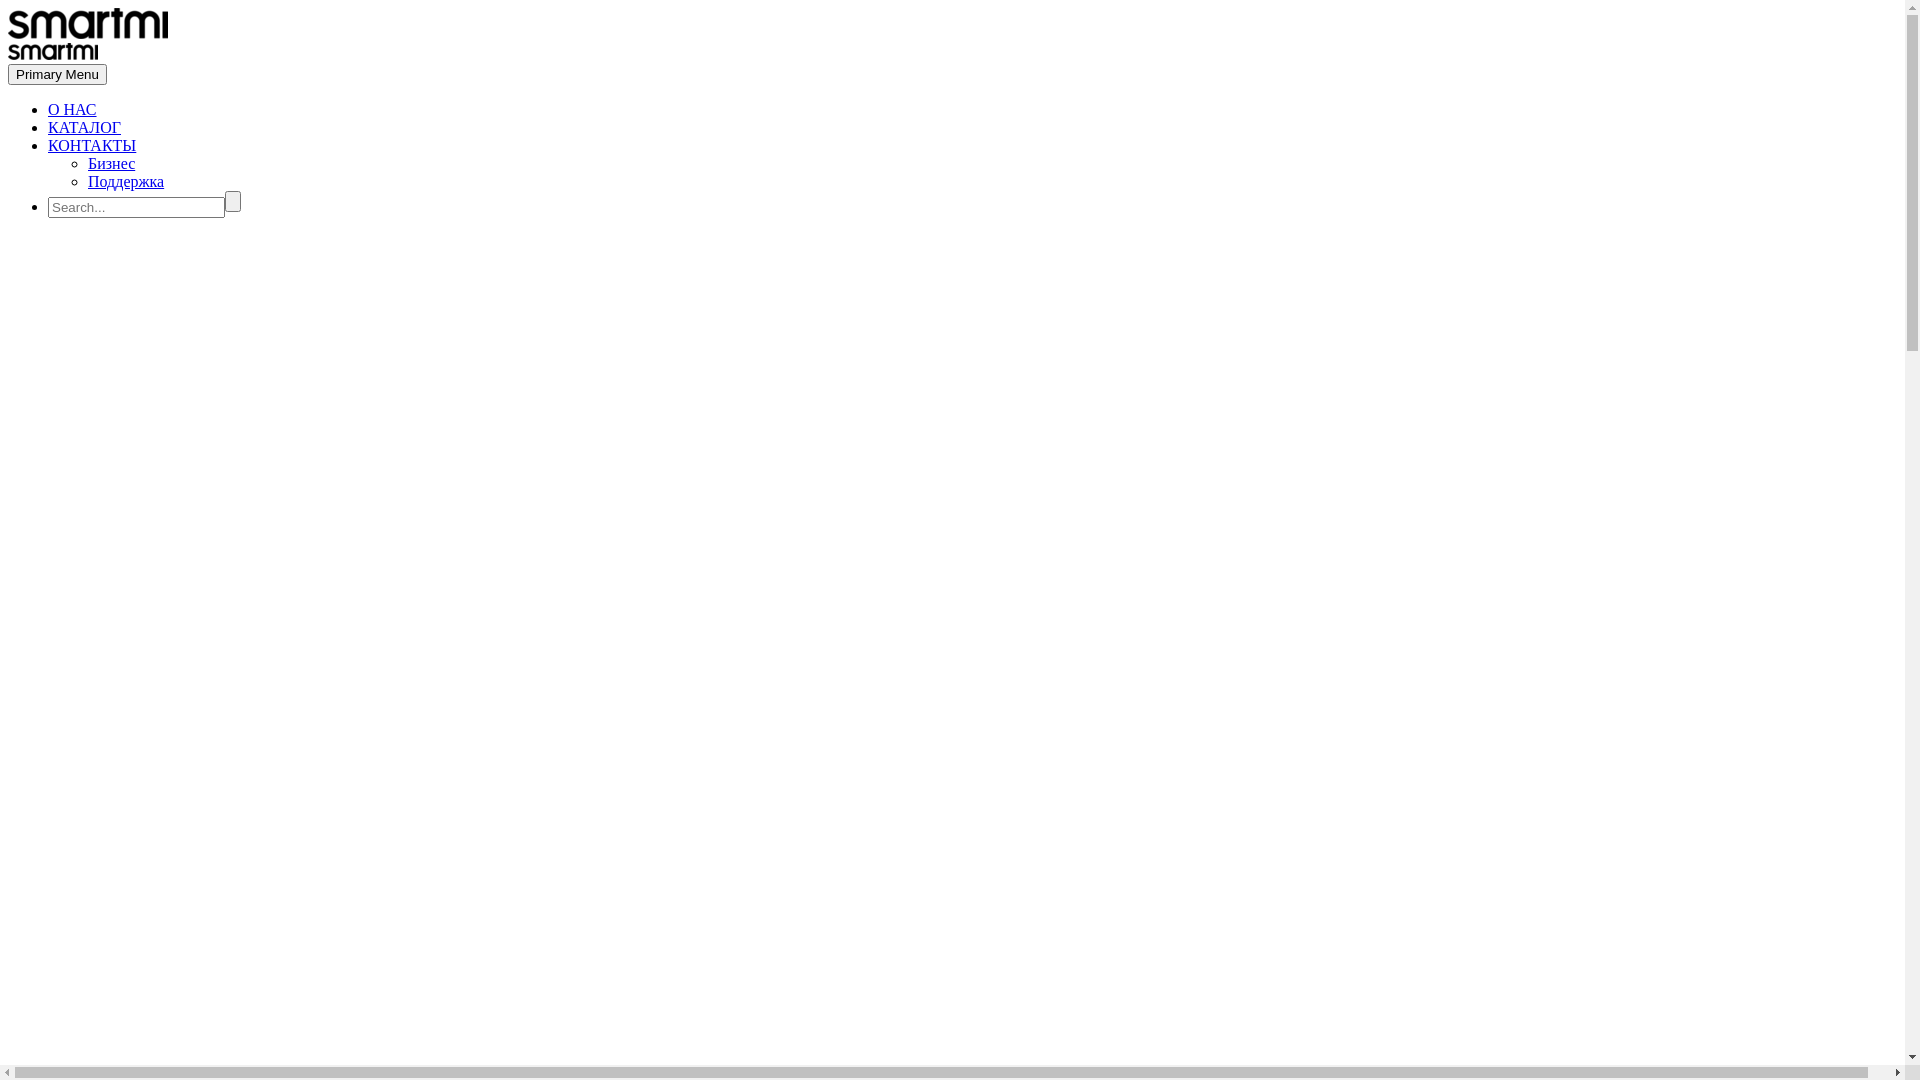 This screenshot has width=1920, height=1080. I want to click on 'Primary Menu', so click(8, 73).